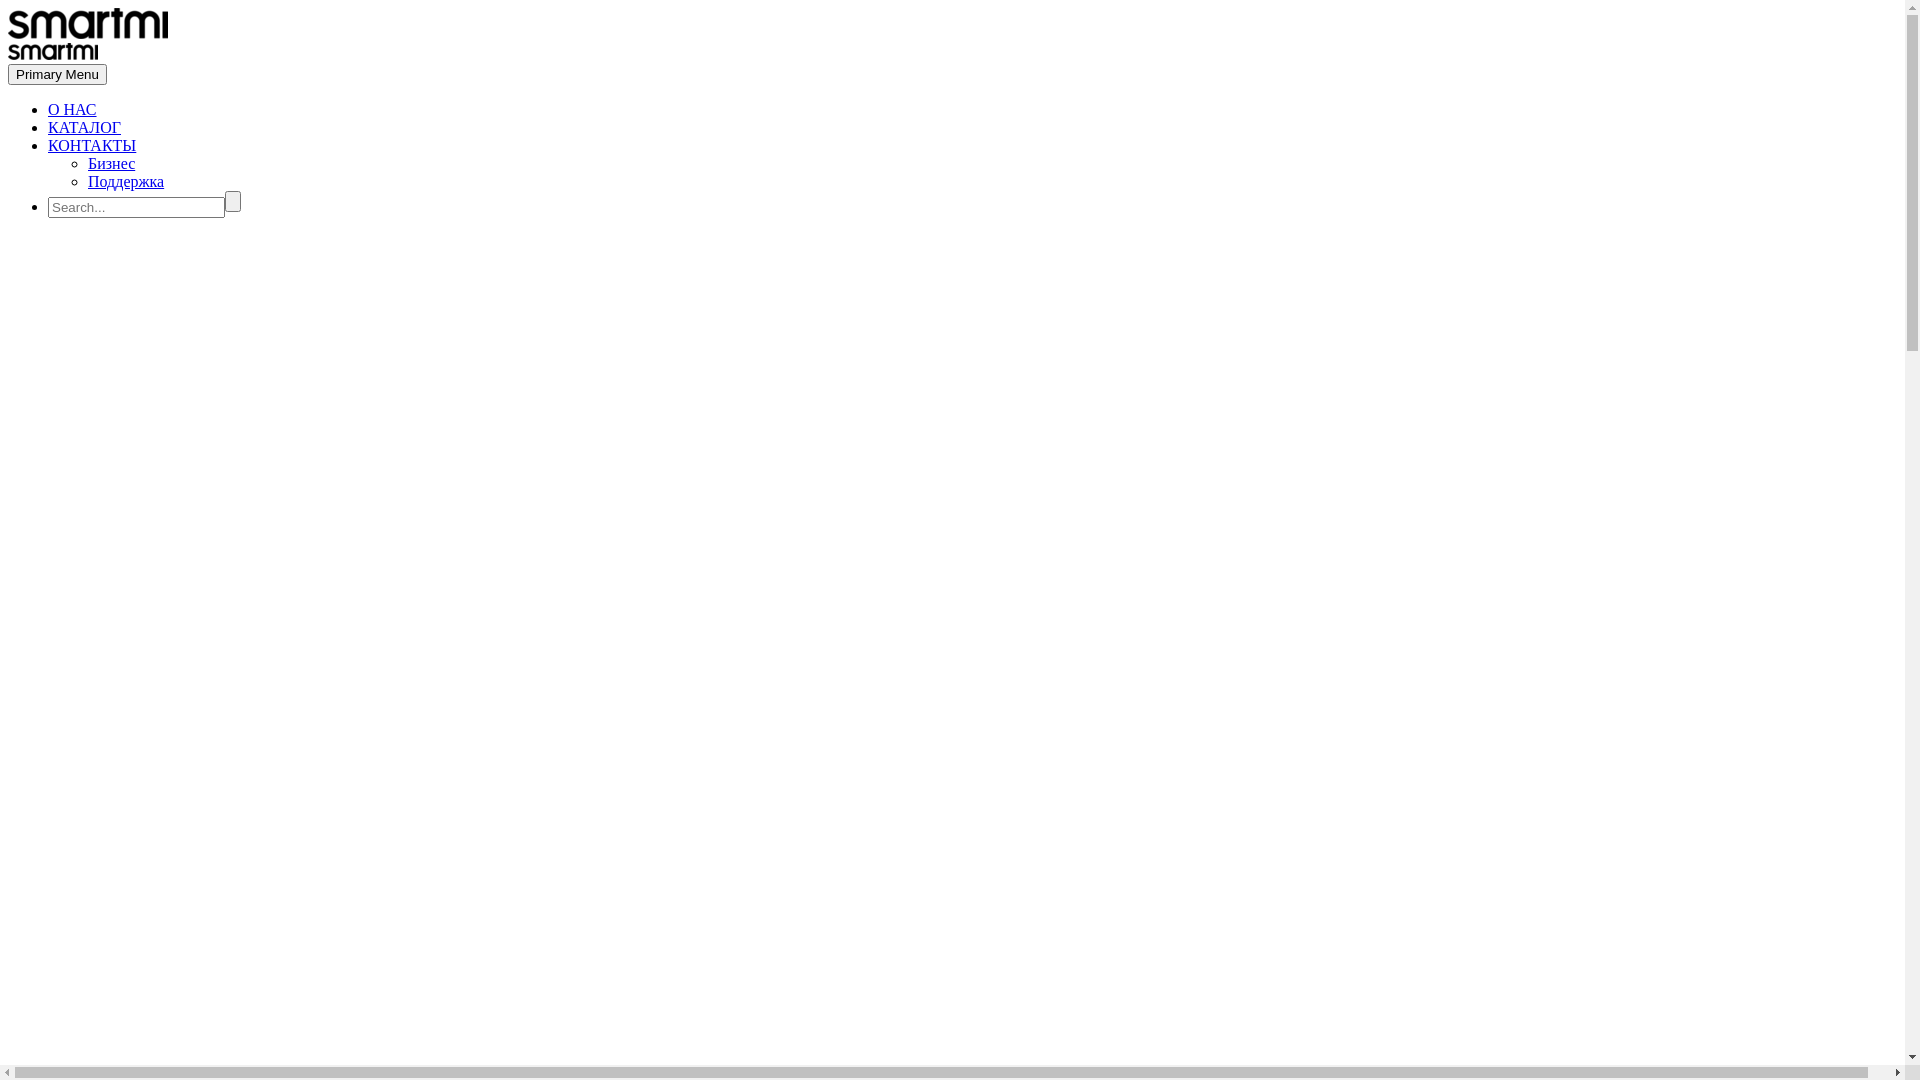 This screenshot has width=1920, height=1080. I want to click on 'Primary Menu', so click(8, 73).